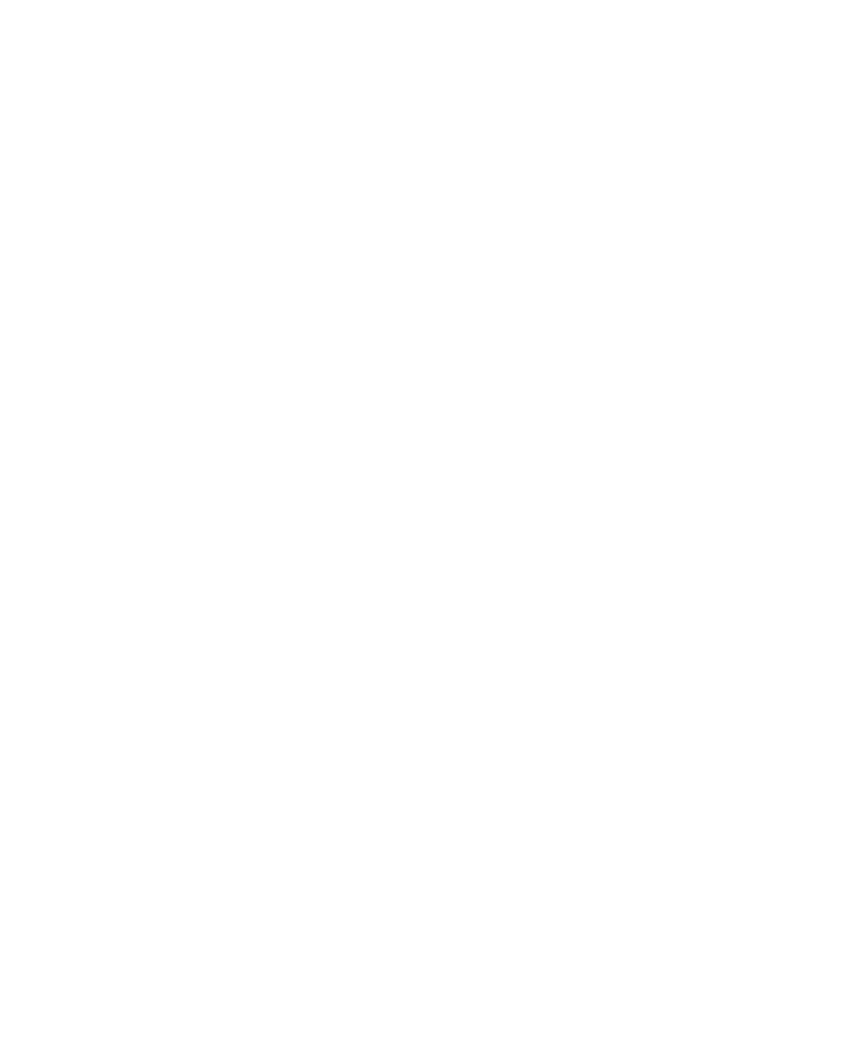 Image resolution: width=850 pixels, height=1039 pixels. I want to click on '(63)', so click(196, 553).